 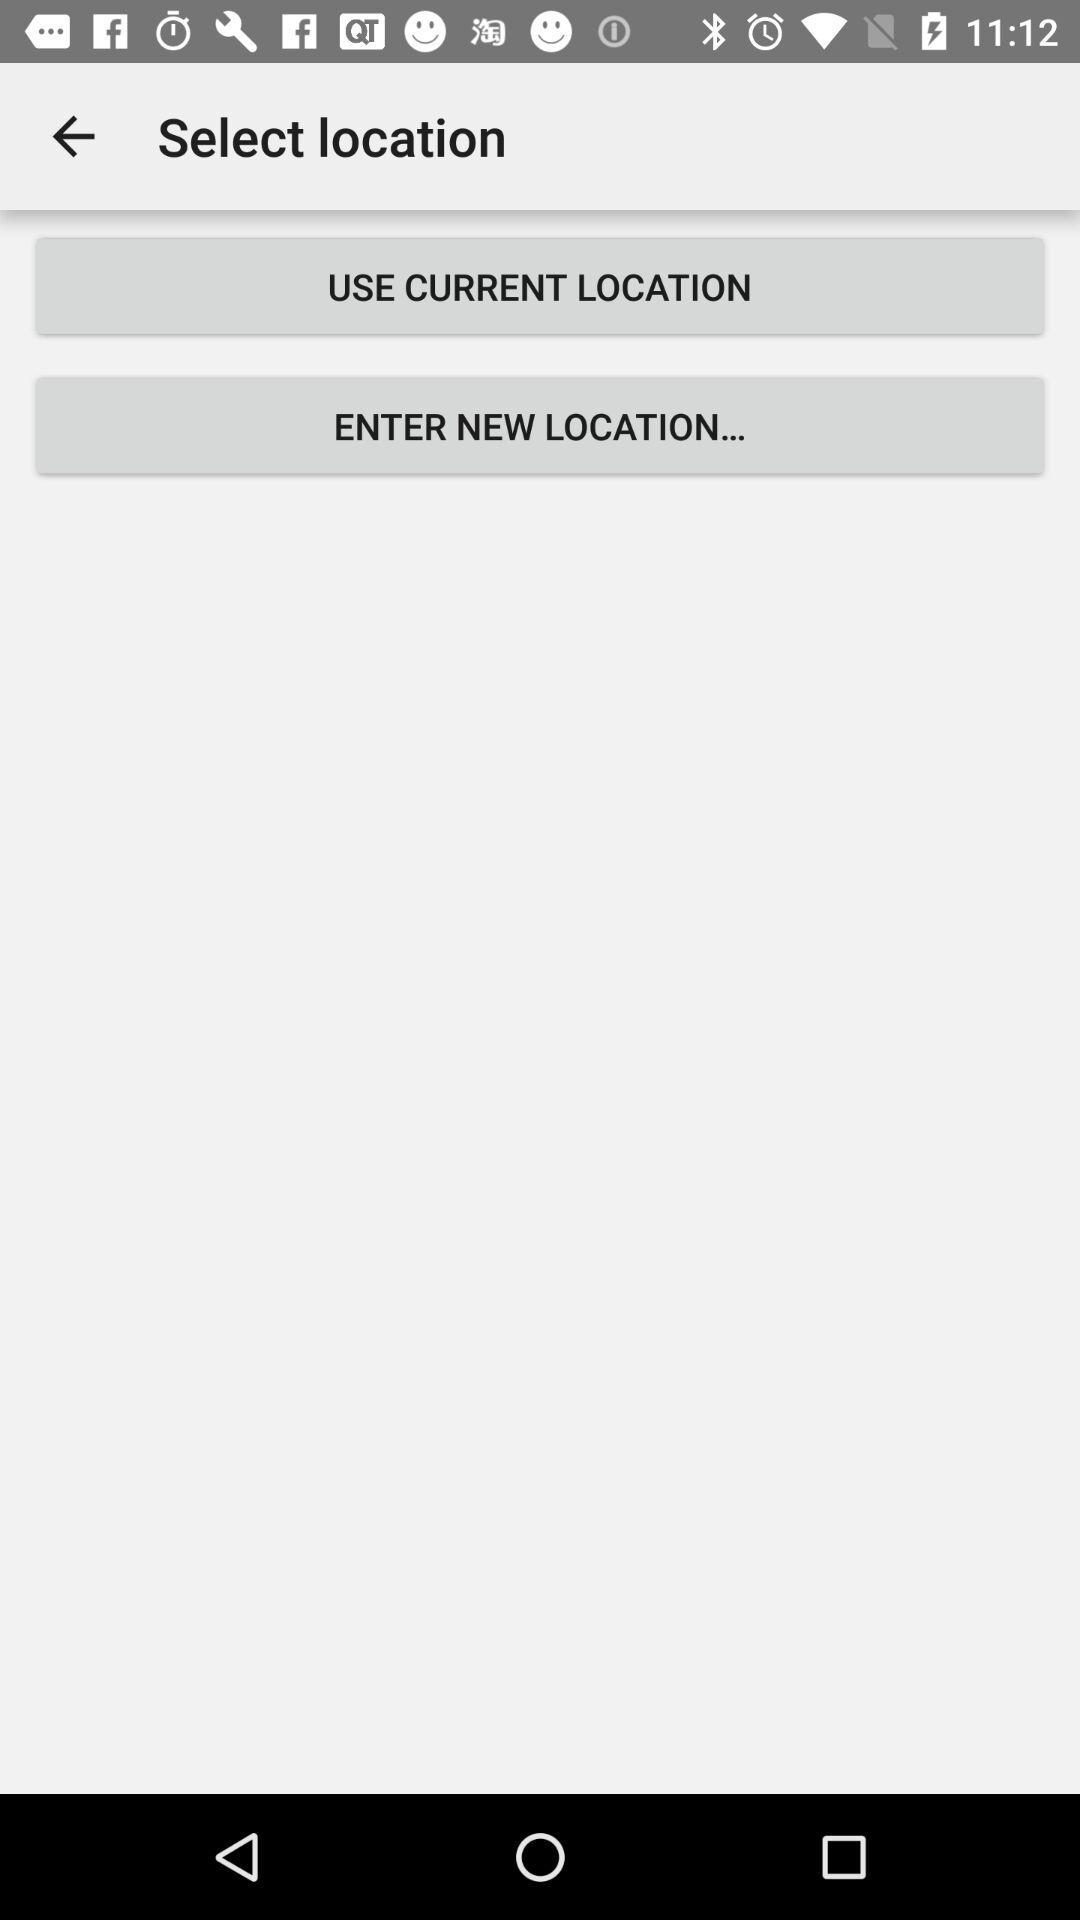 What do you see at coordinates (540, 425) in the screenshot?
I see `item below the use current location item` at bounding box center [540, 425].